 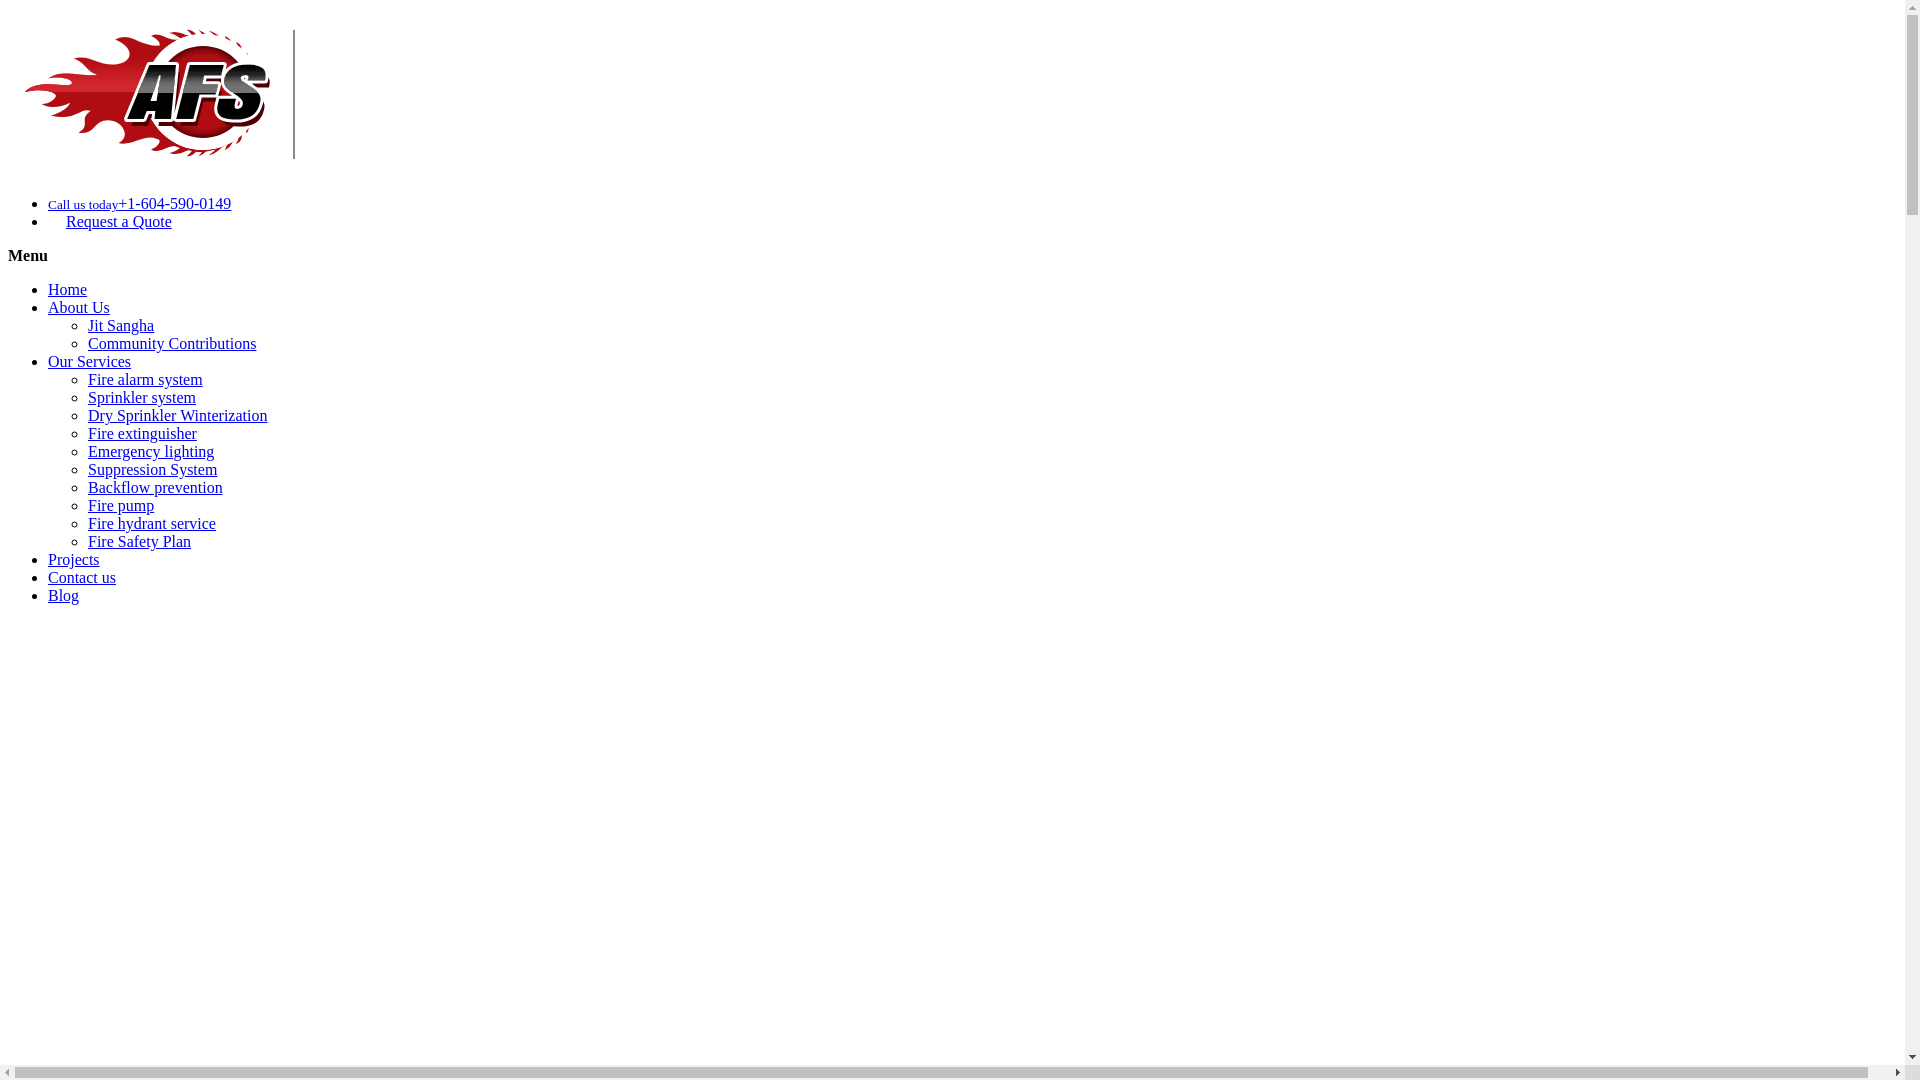 What do you see at coordinates (141, 397) in the screenshot?
I see `'Sprinkler system'` at bounding box center [141, 397].